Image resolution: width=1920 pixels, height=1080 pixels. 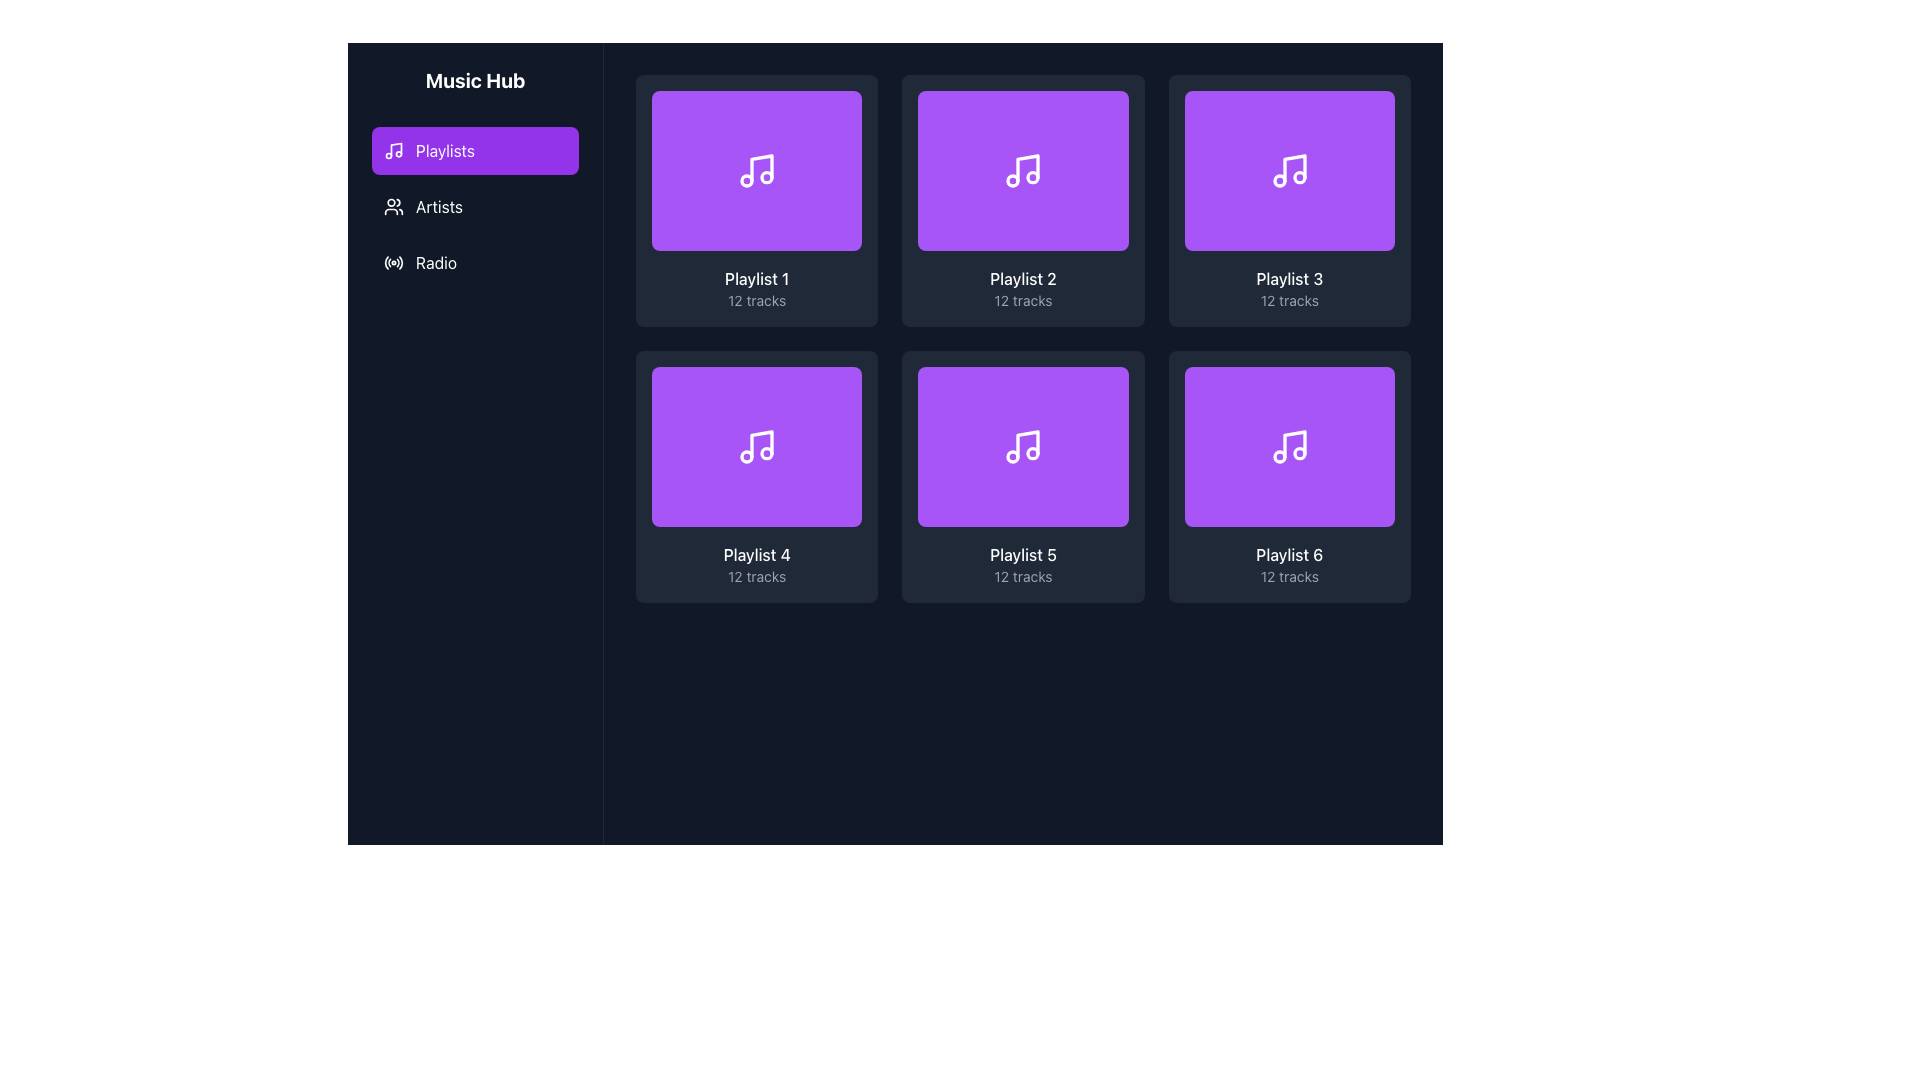 I want to click on the text label identifying 'Playlist 6' located at the center bottom of the card in the third column of the second row of the grid, so click(x=1289, y=555).